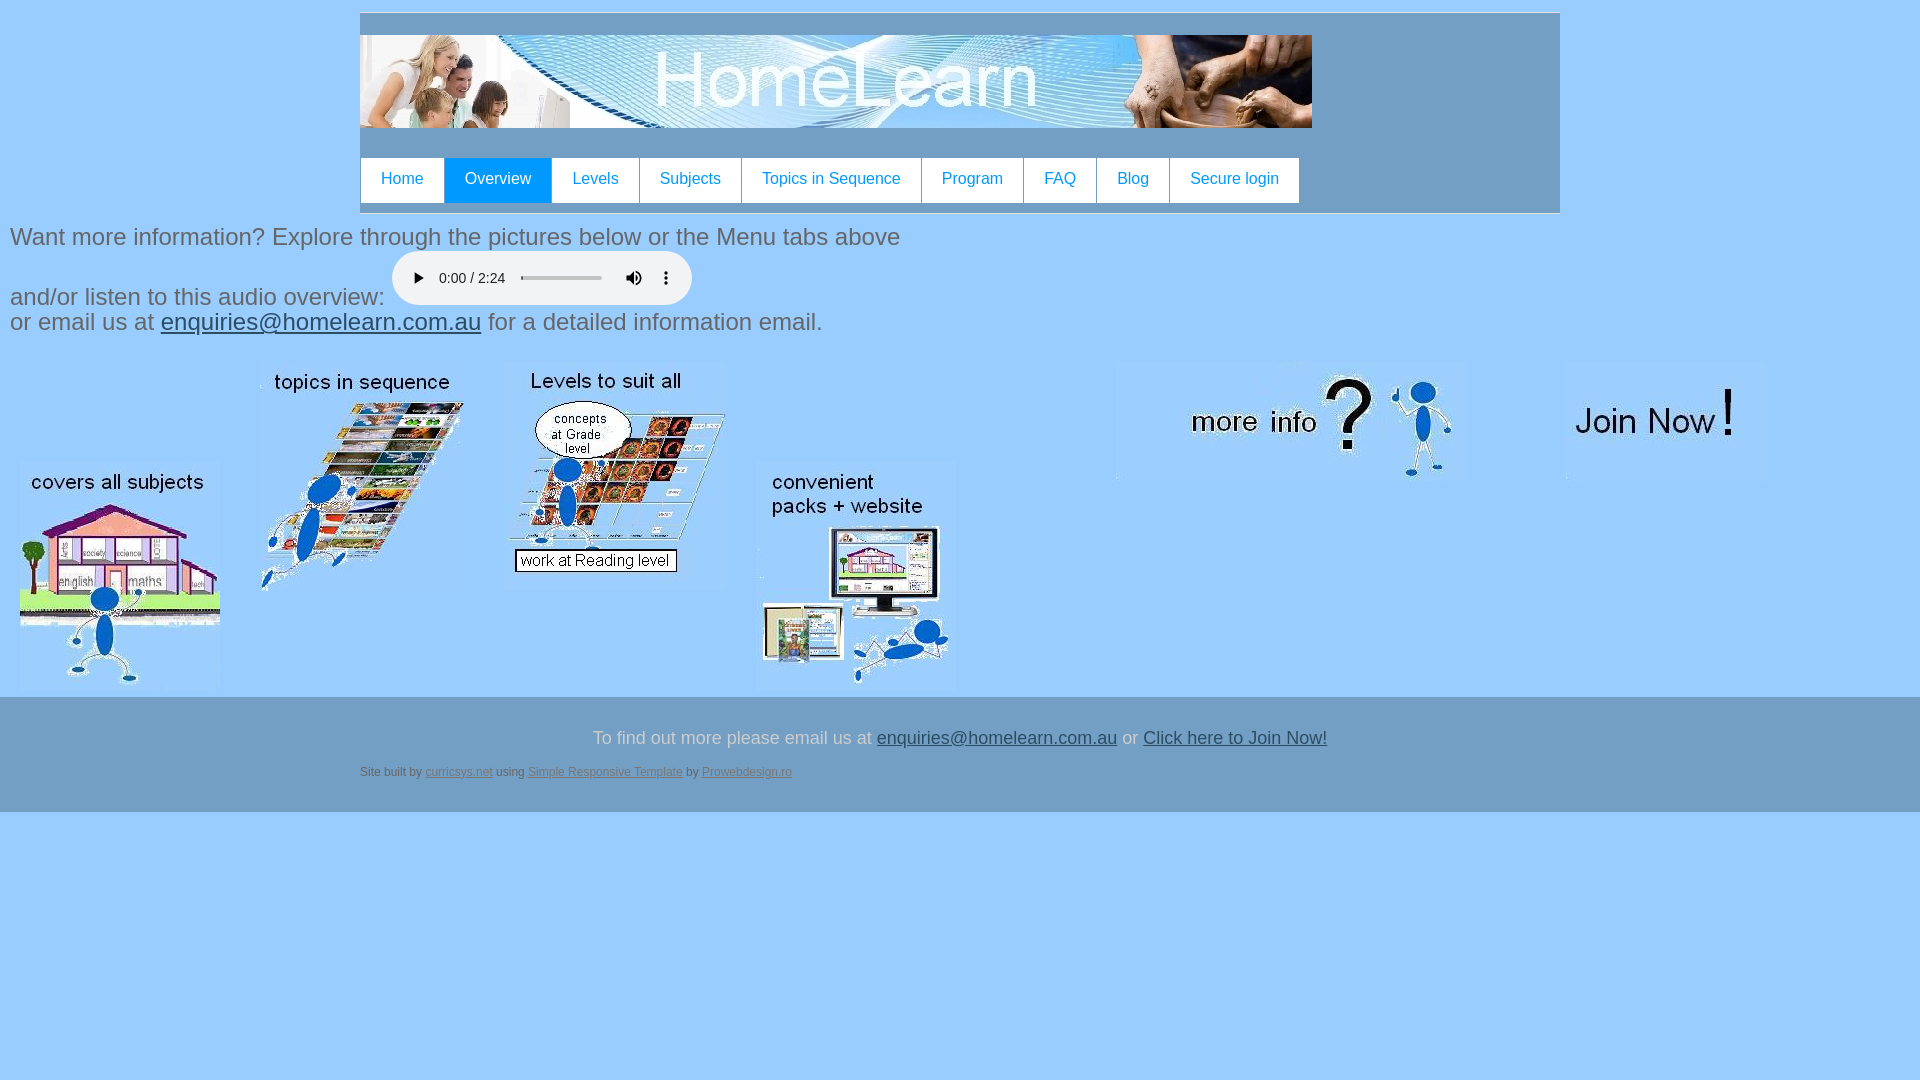 This screenshot has height=1080, width=1920. I want to click on 'Overview', so click(498, 180).